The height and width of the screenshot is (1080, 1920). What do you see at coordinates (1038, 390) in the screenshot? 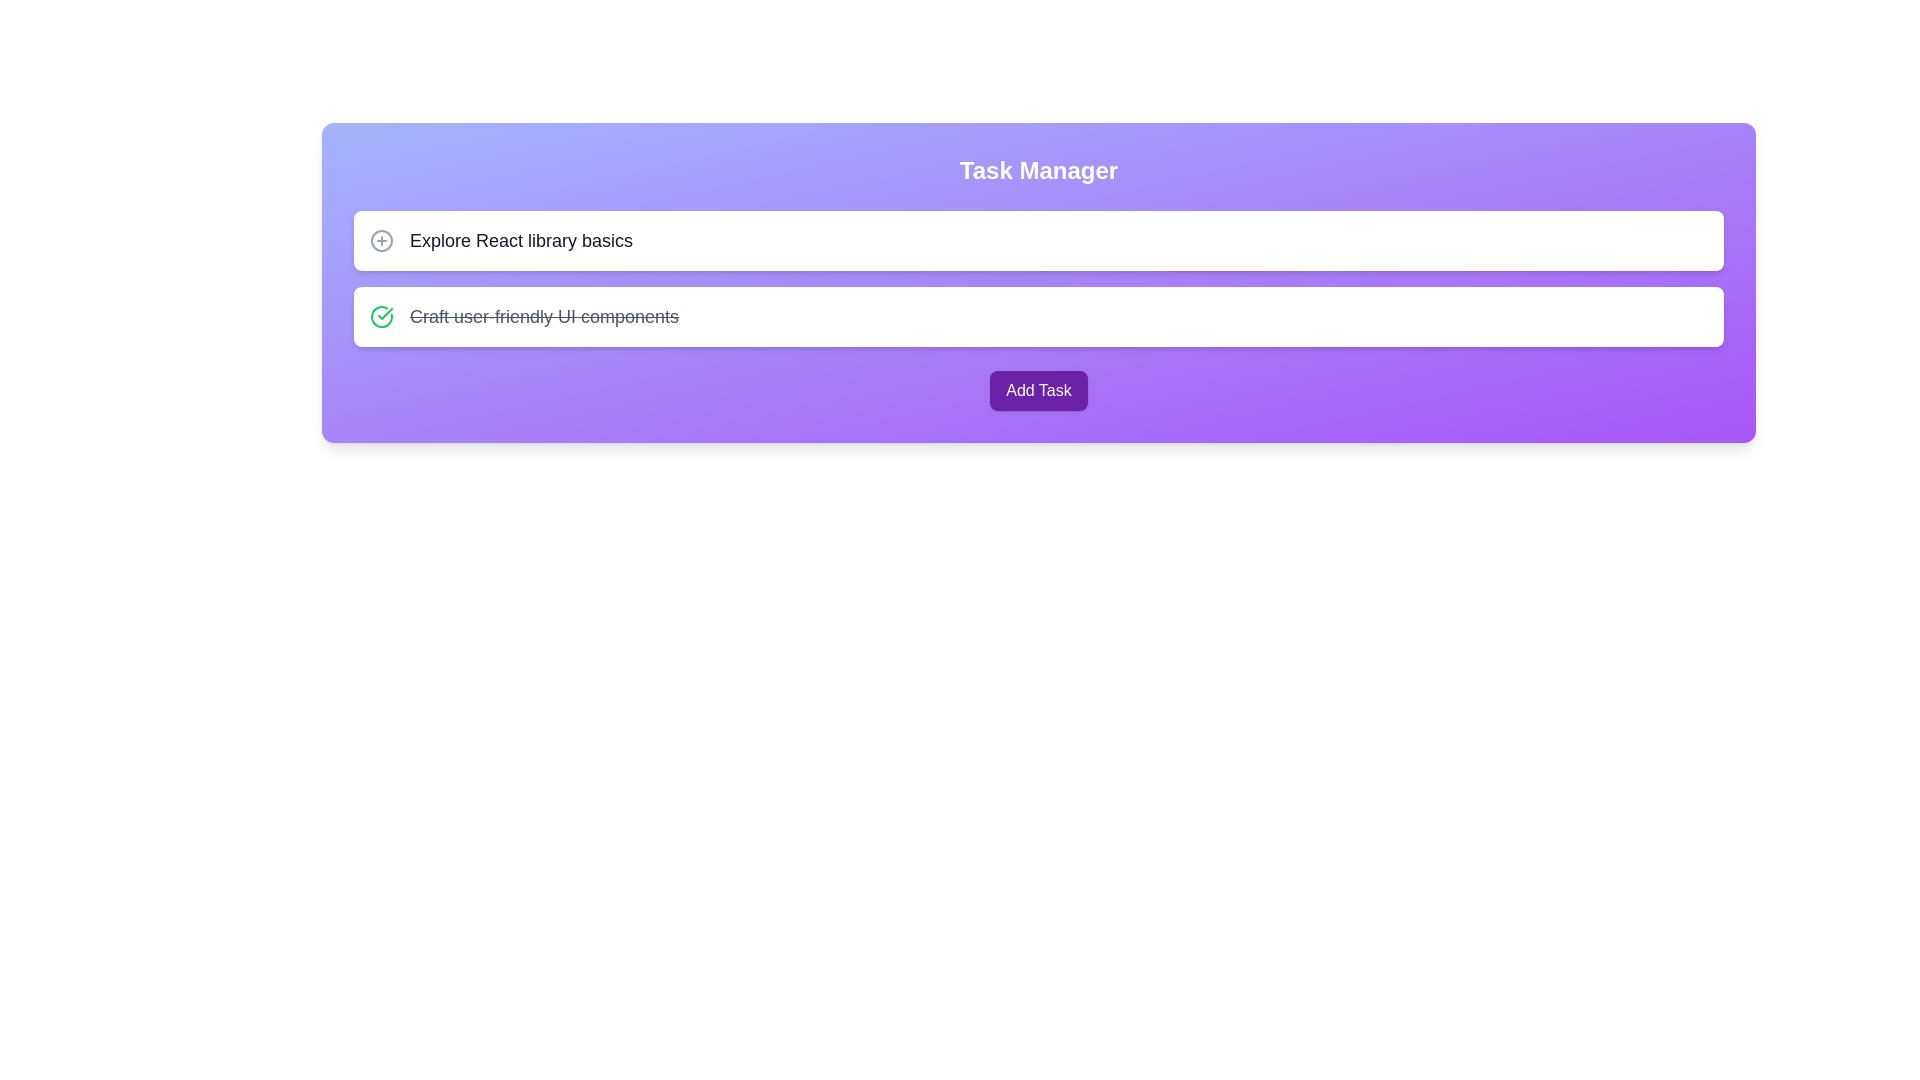
I see `the 'Add Task' button to add a new task` at bounding box center [1038, 390].